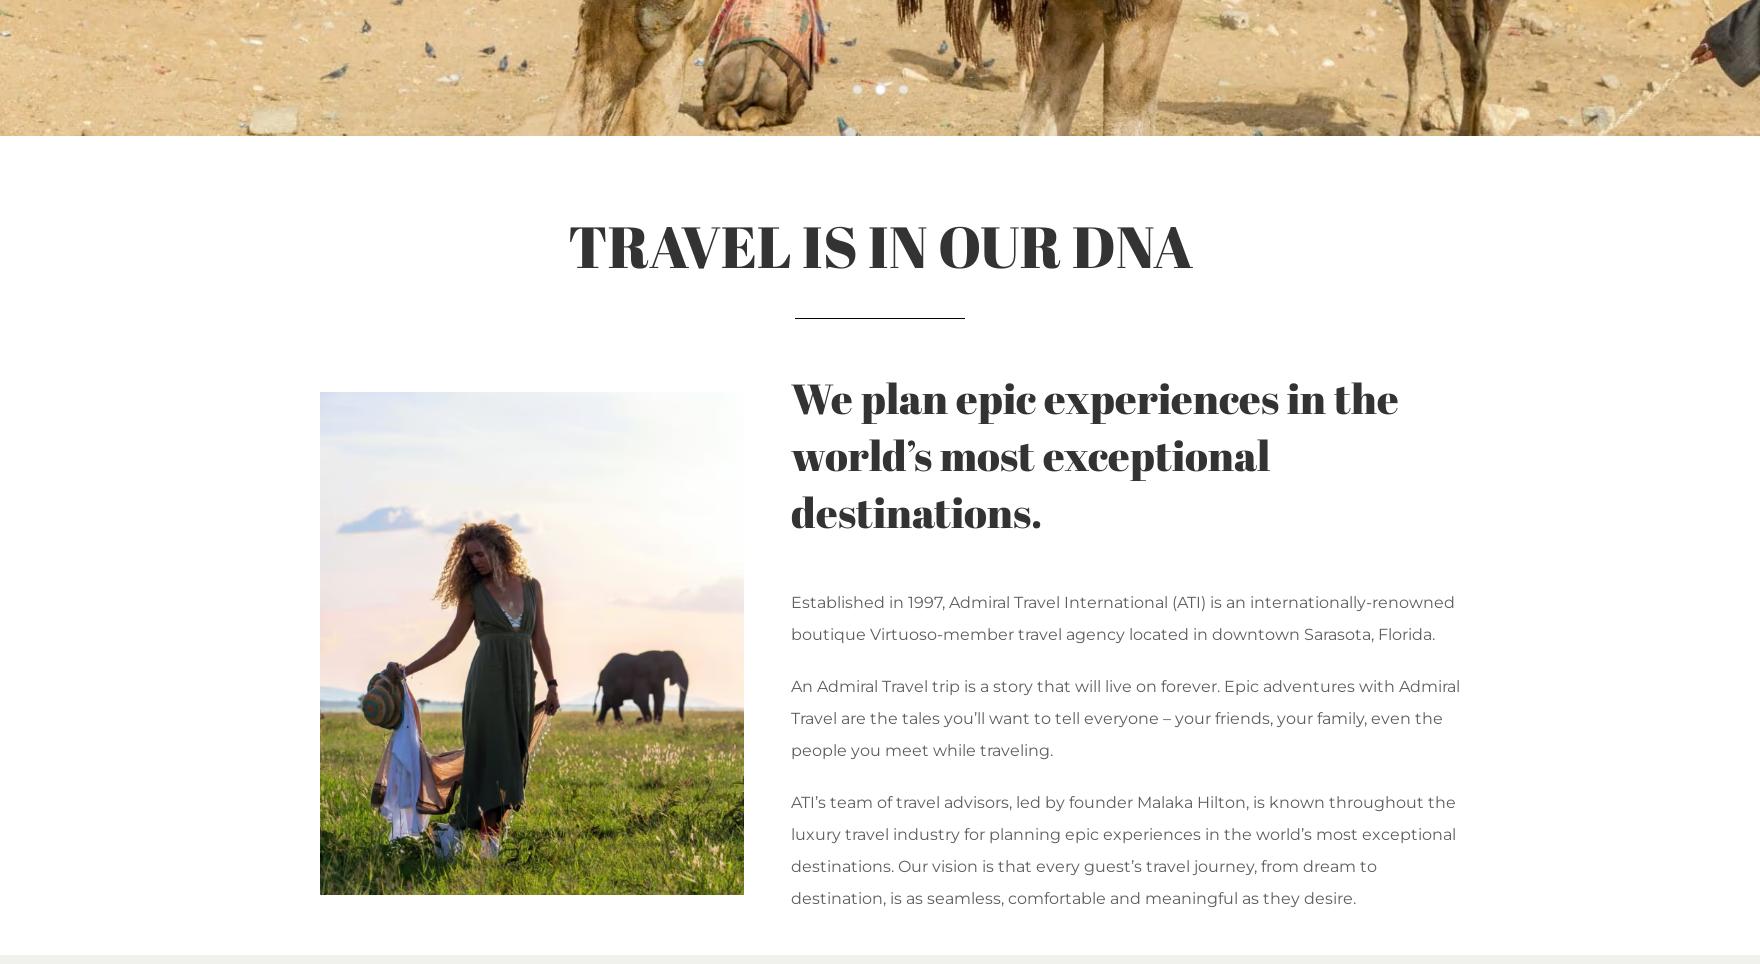 The image size is (1760, 964). I want to click on 'An Admiral Travel trip is a story that will live on forever. Epic adventures with Admiral Travel are the tales you’ll want to tell everyone – your friends, your family, even the people you meet while traveling.', so click(1124, 718).